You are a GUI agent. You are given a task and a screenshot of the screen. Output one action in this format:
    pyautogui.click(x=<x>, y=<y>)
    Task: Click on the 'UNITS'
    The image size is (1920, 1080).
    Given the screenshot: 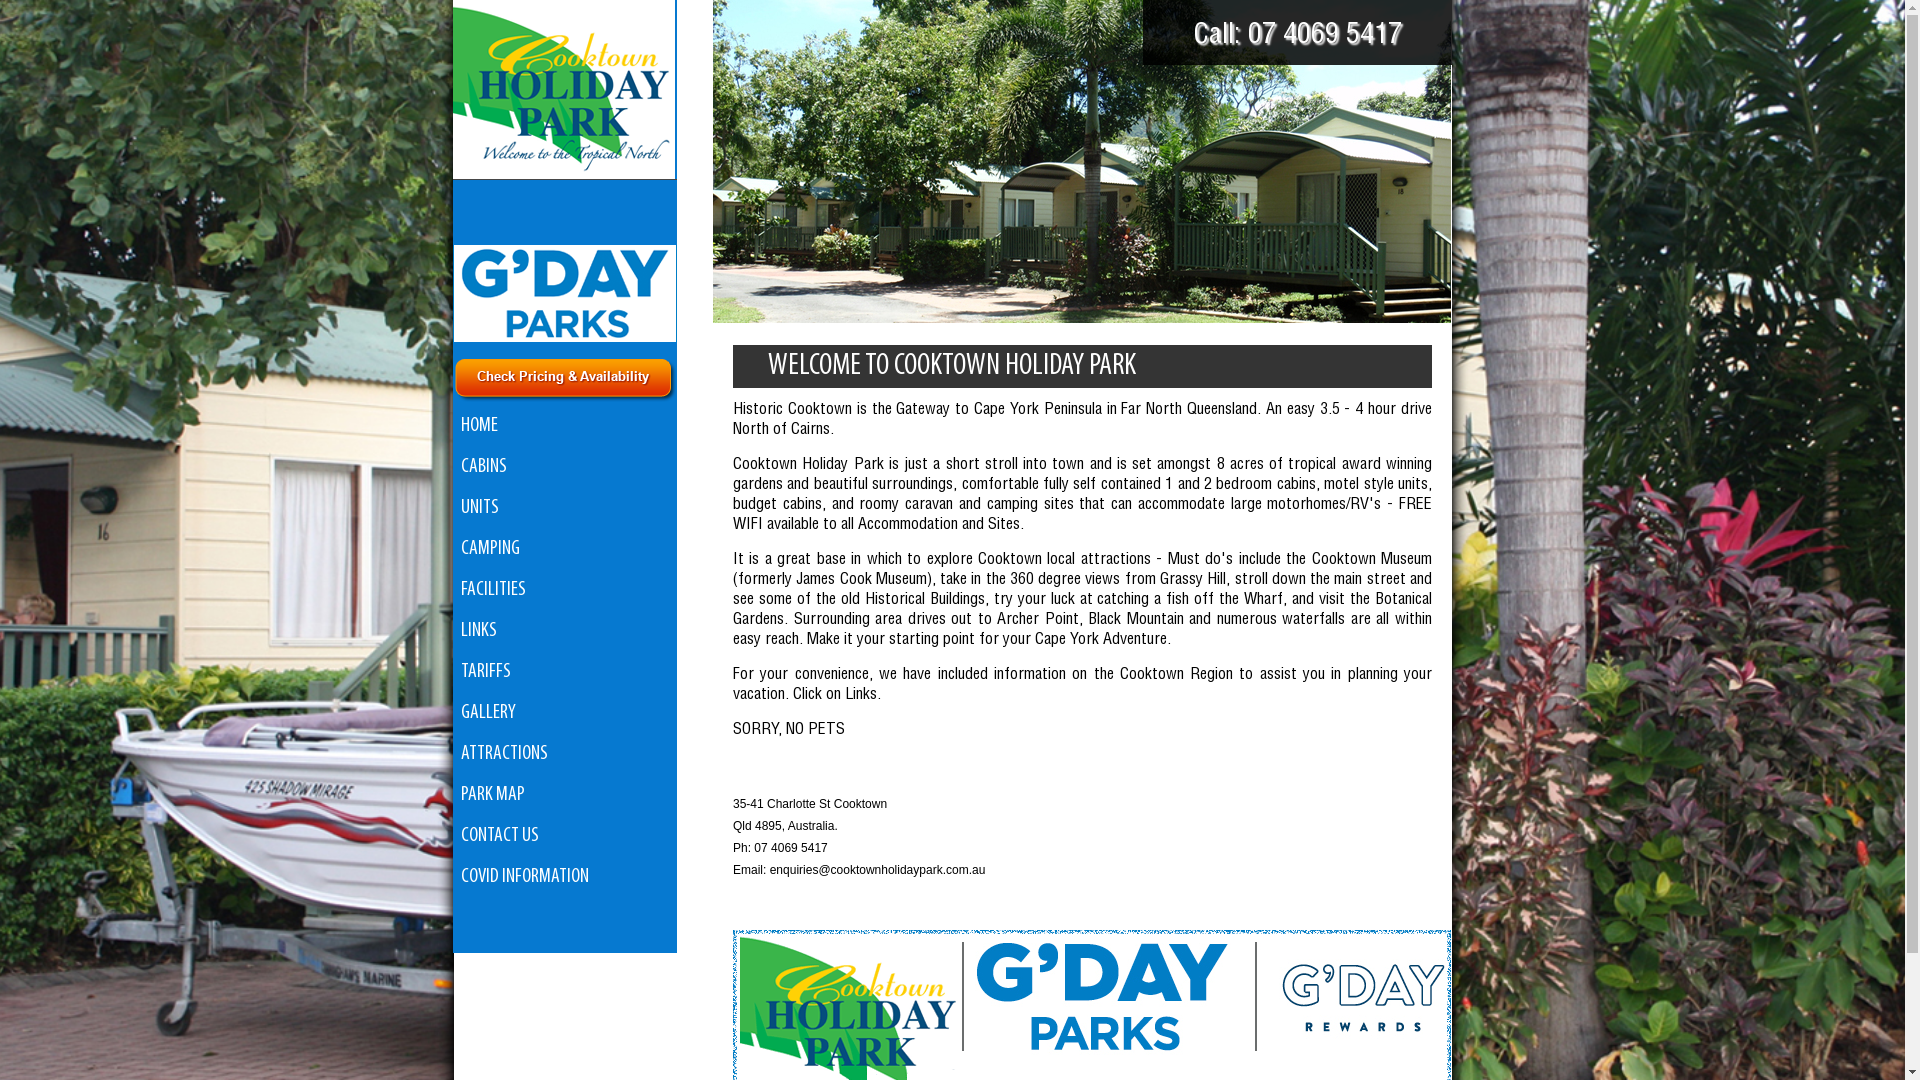 What is the action you would take?
    pyautogui.click(x=564, y=507)
    